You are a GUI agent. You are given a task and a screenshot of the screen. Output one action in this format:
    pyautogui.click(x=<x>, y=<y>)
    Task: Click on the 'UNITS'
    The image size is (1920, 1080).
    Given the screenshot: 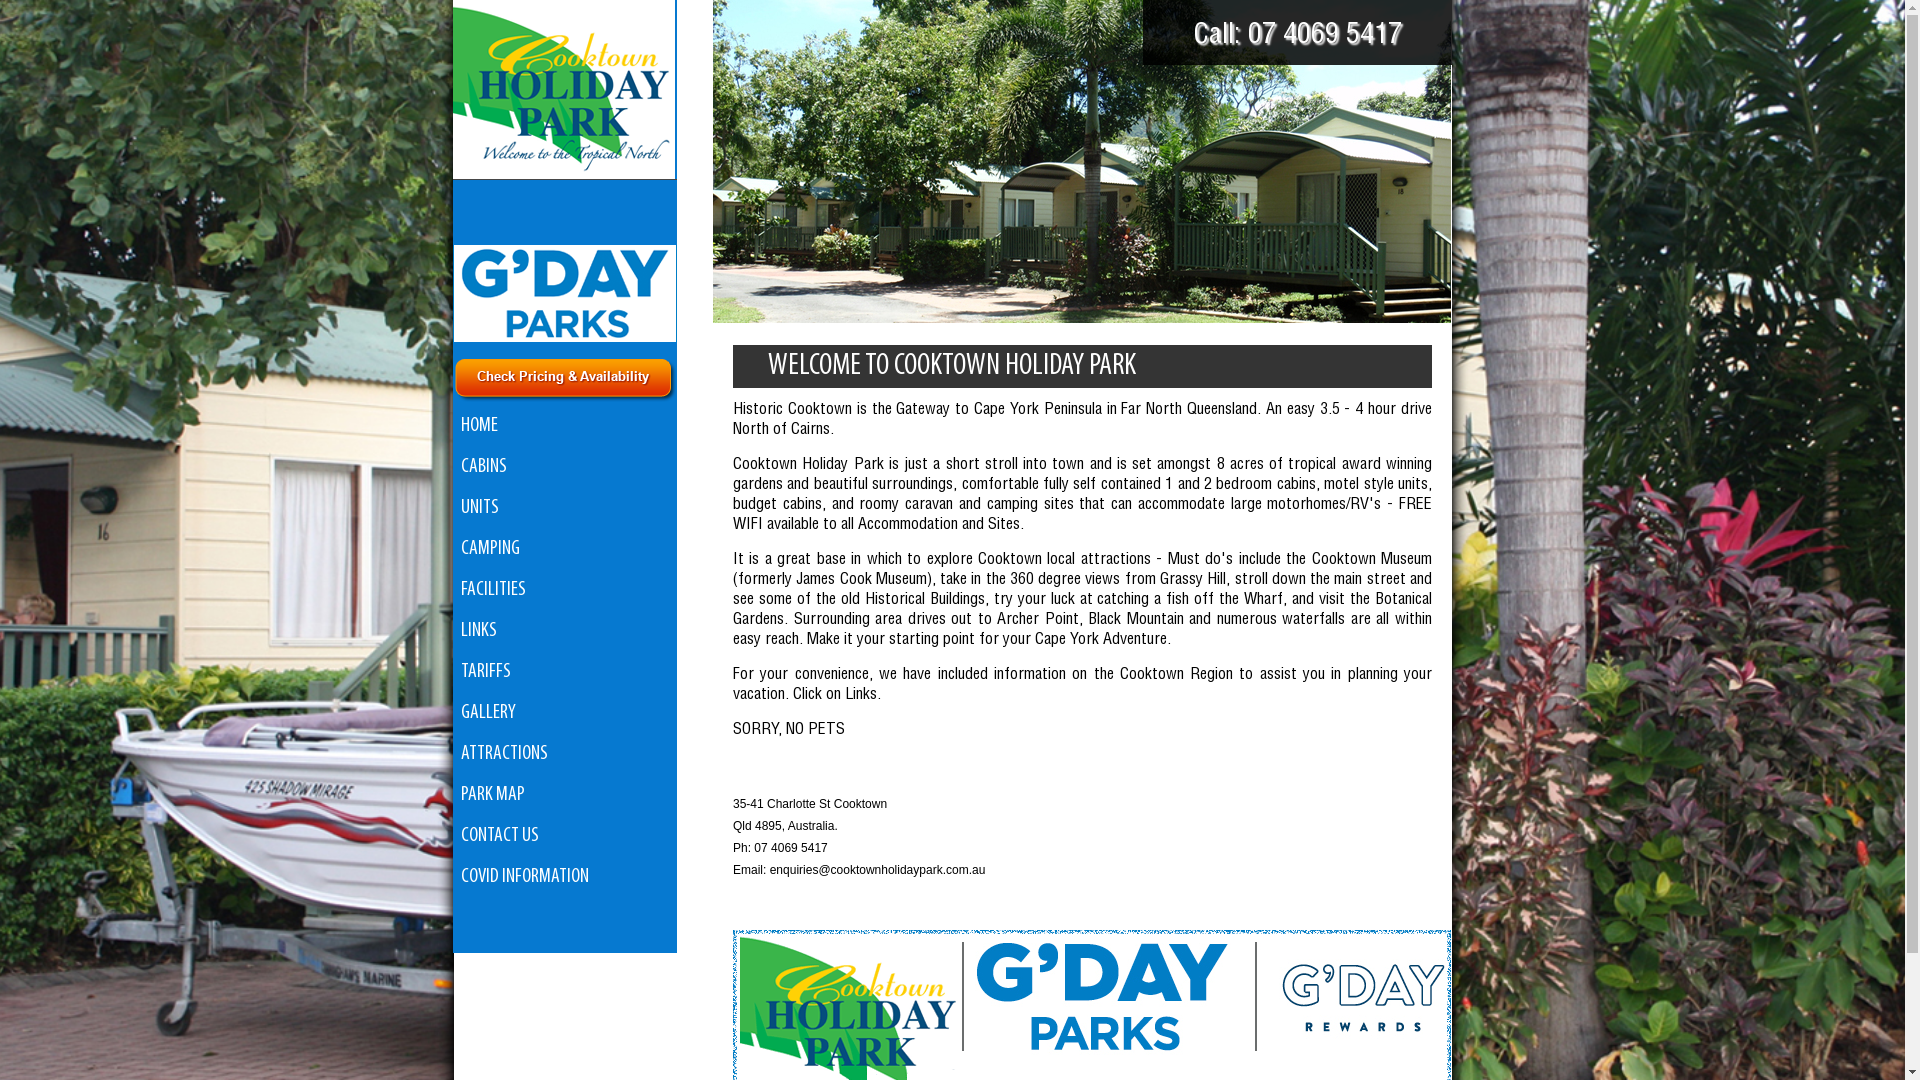 What is the action you would take?
    pyautogui.click(x=564, y=507)
    